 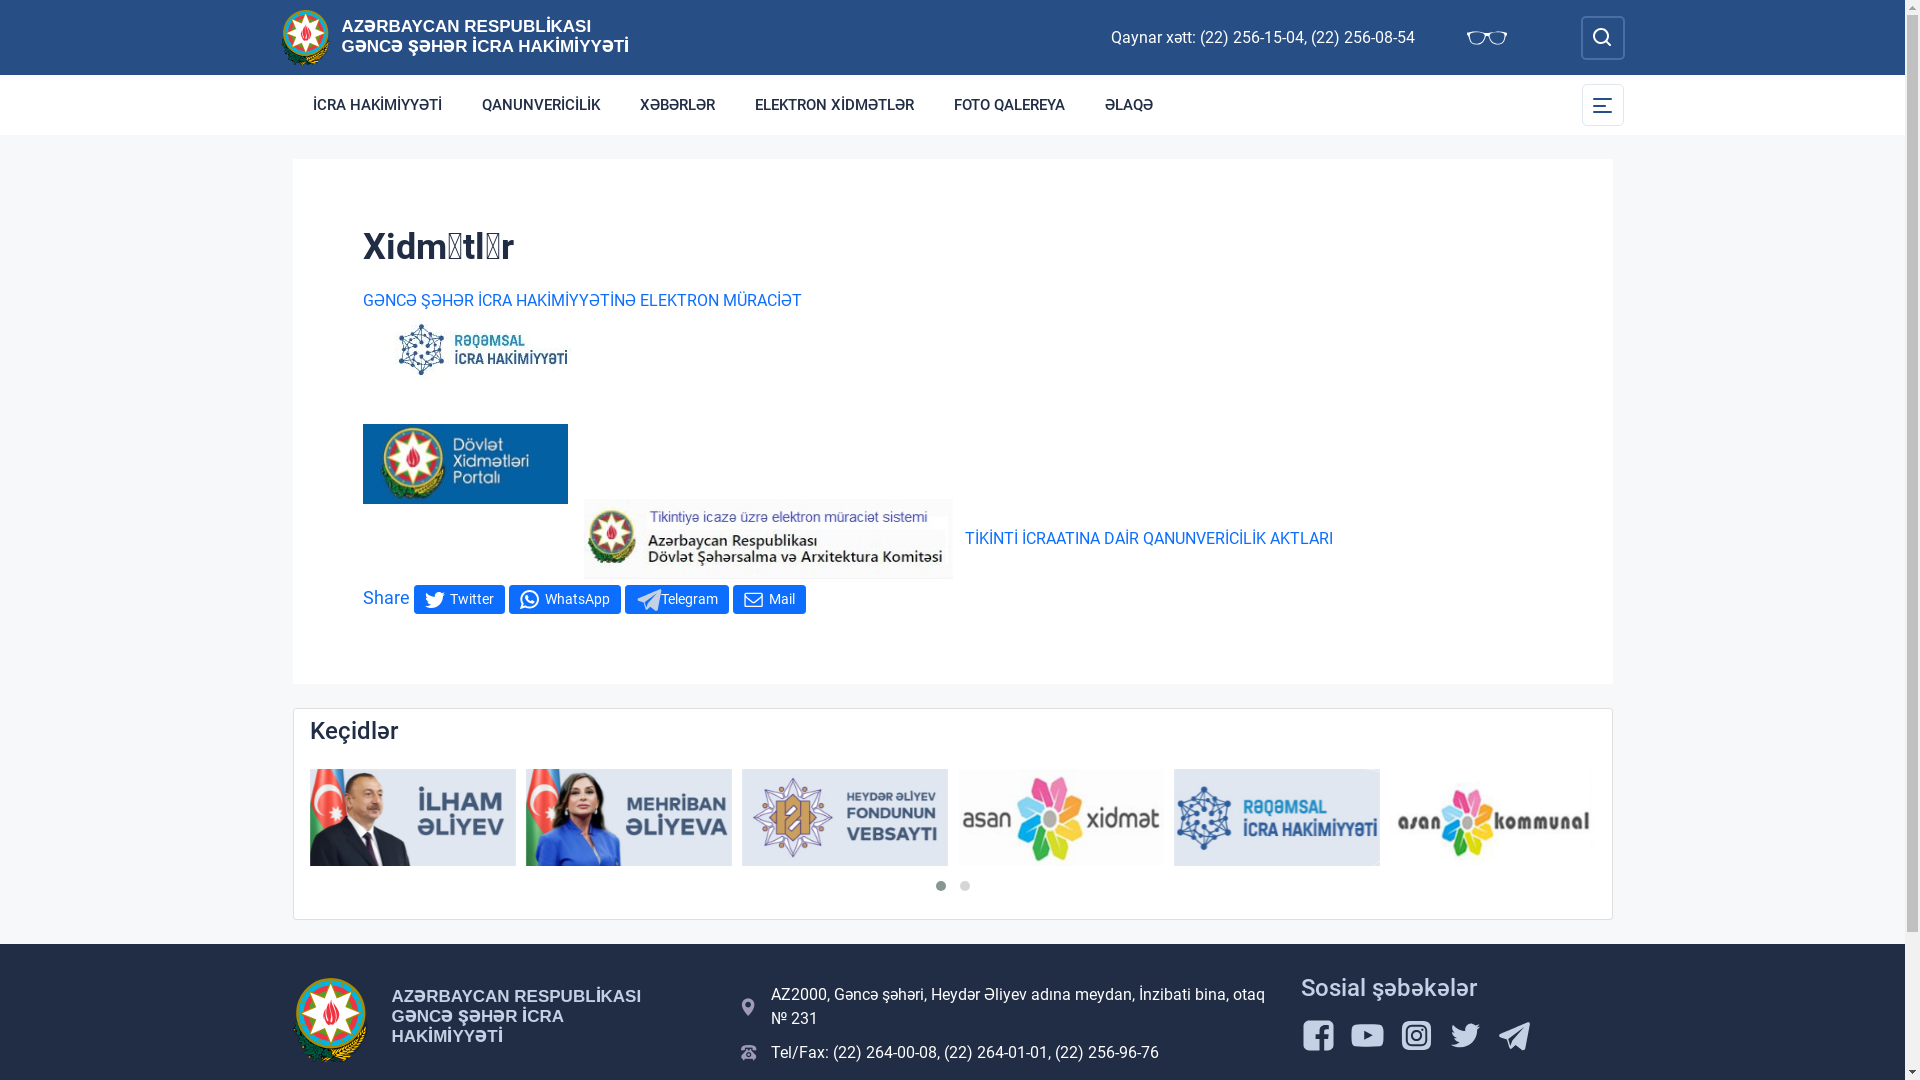 What do you see at coordinates (676, 598) in the screenshot?
I see `'Telegram'` at bounding box center [676, 598].